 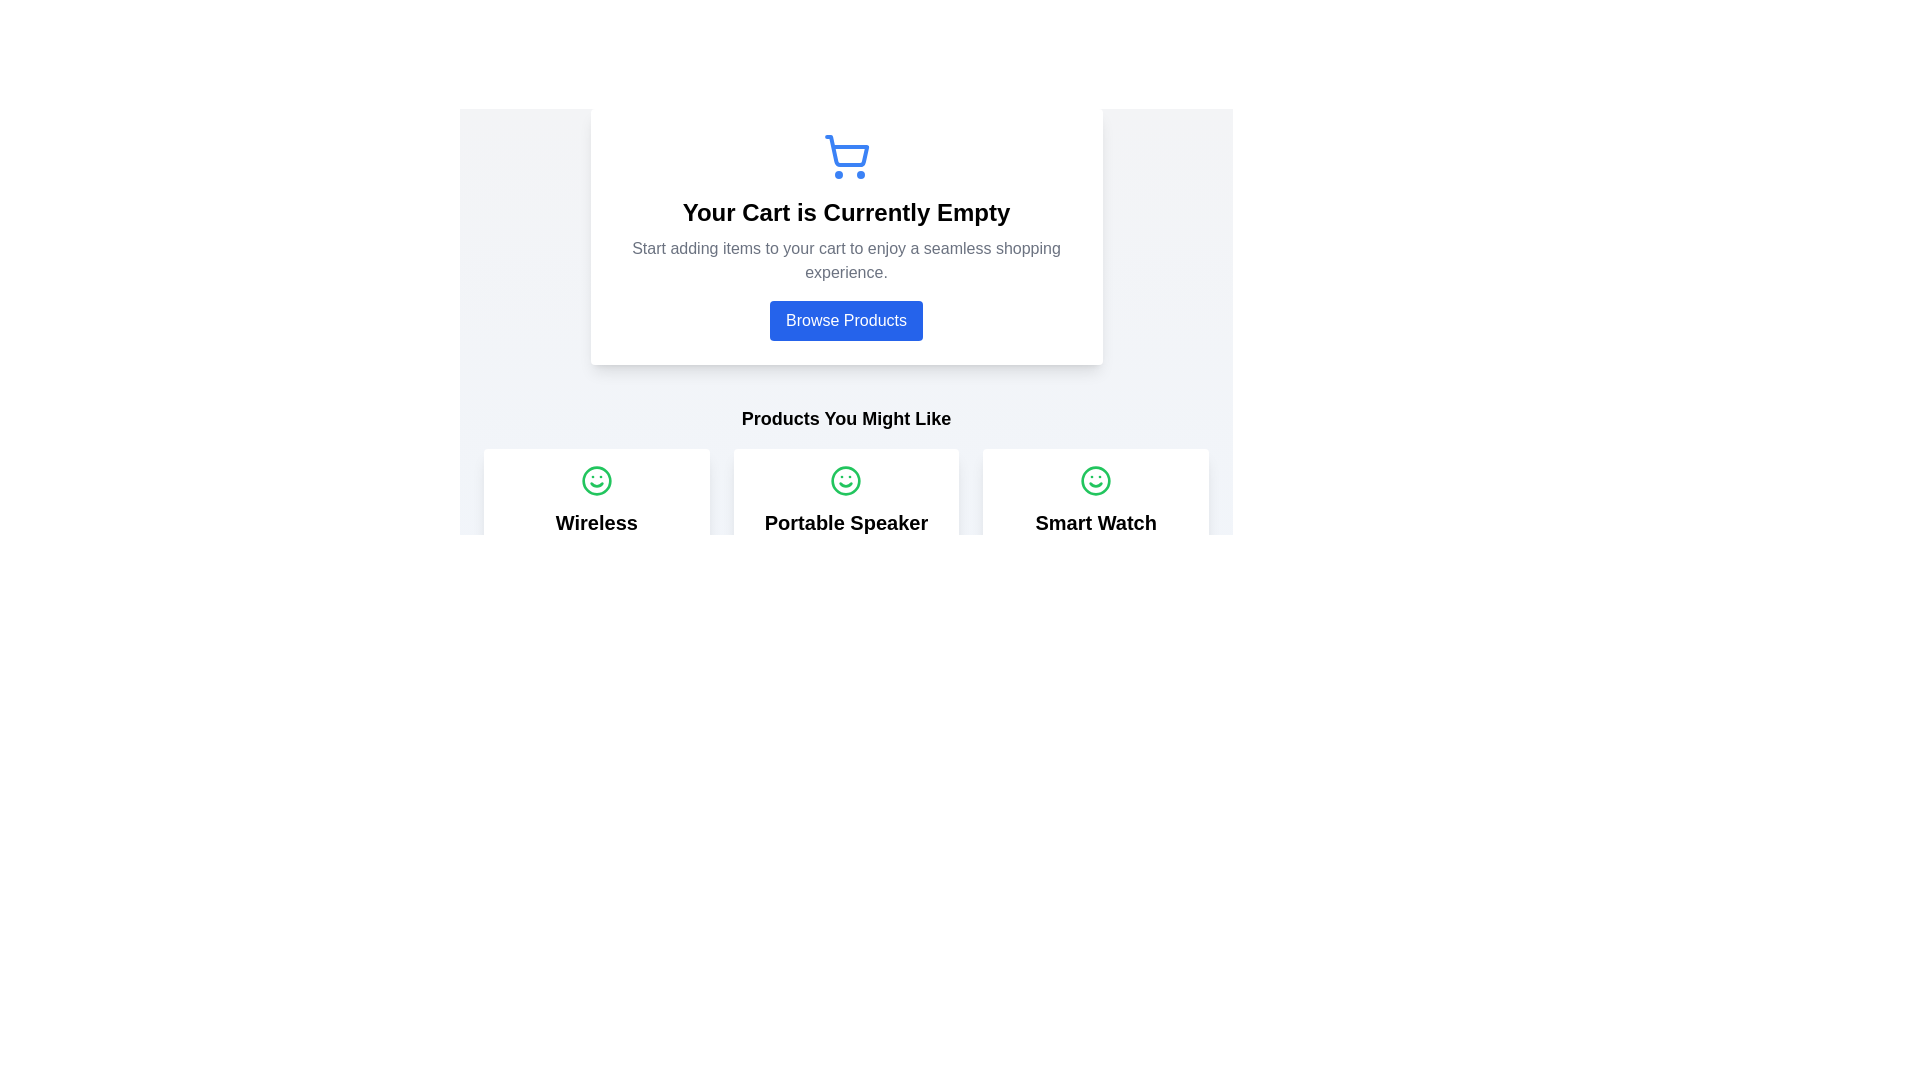 I want to click on the circular green smiley face icon located above the product title and price in the 'Wireless Headphones' product card for more details, so click(x=595, y=481).